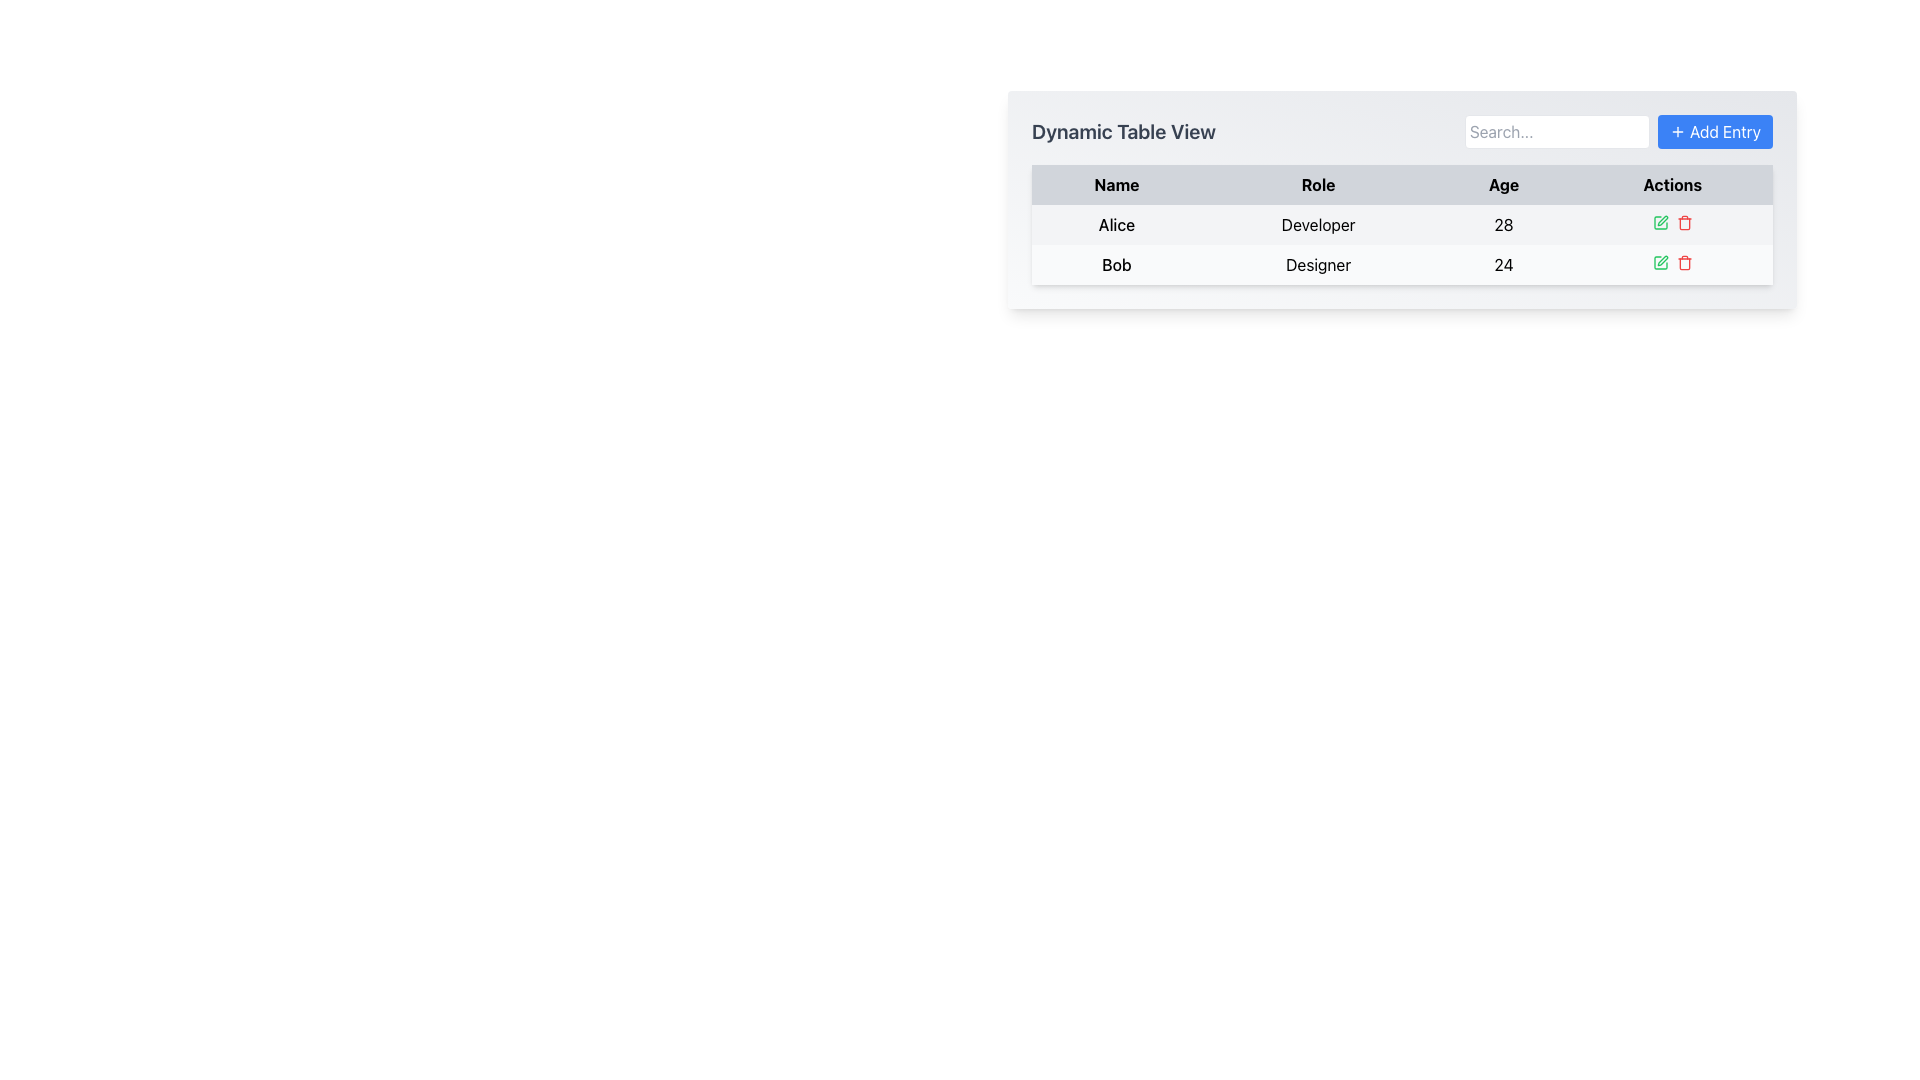 This screenshot has height=1080, width=1920. I want to click on the edit icon located in the second row of the table's 'Actions' column, so click(1660, 261).